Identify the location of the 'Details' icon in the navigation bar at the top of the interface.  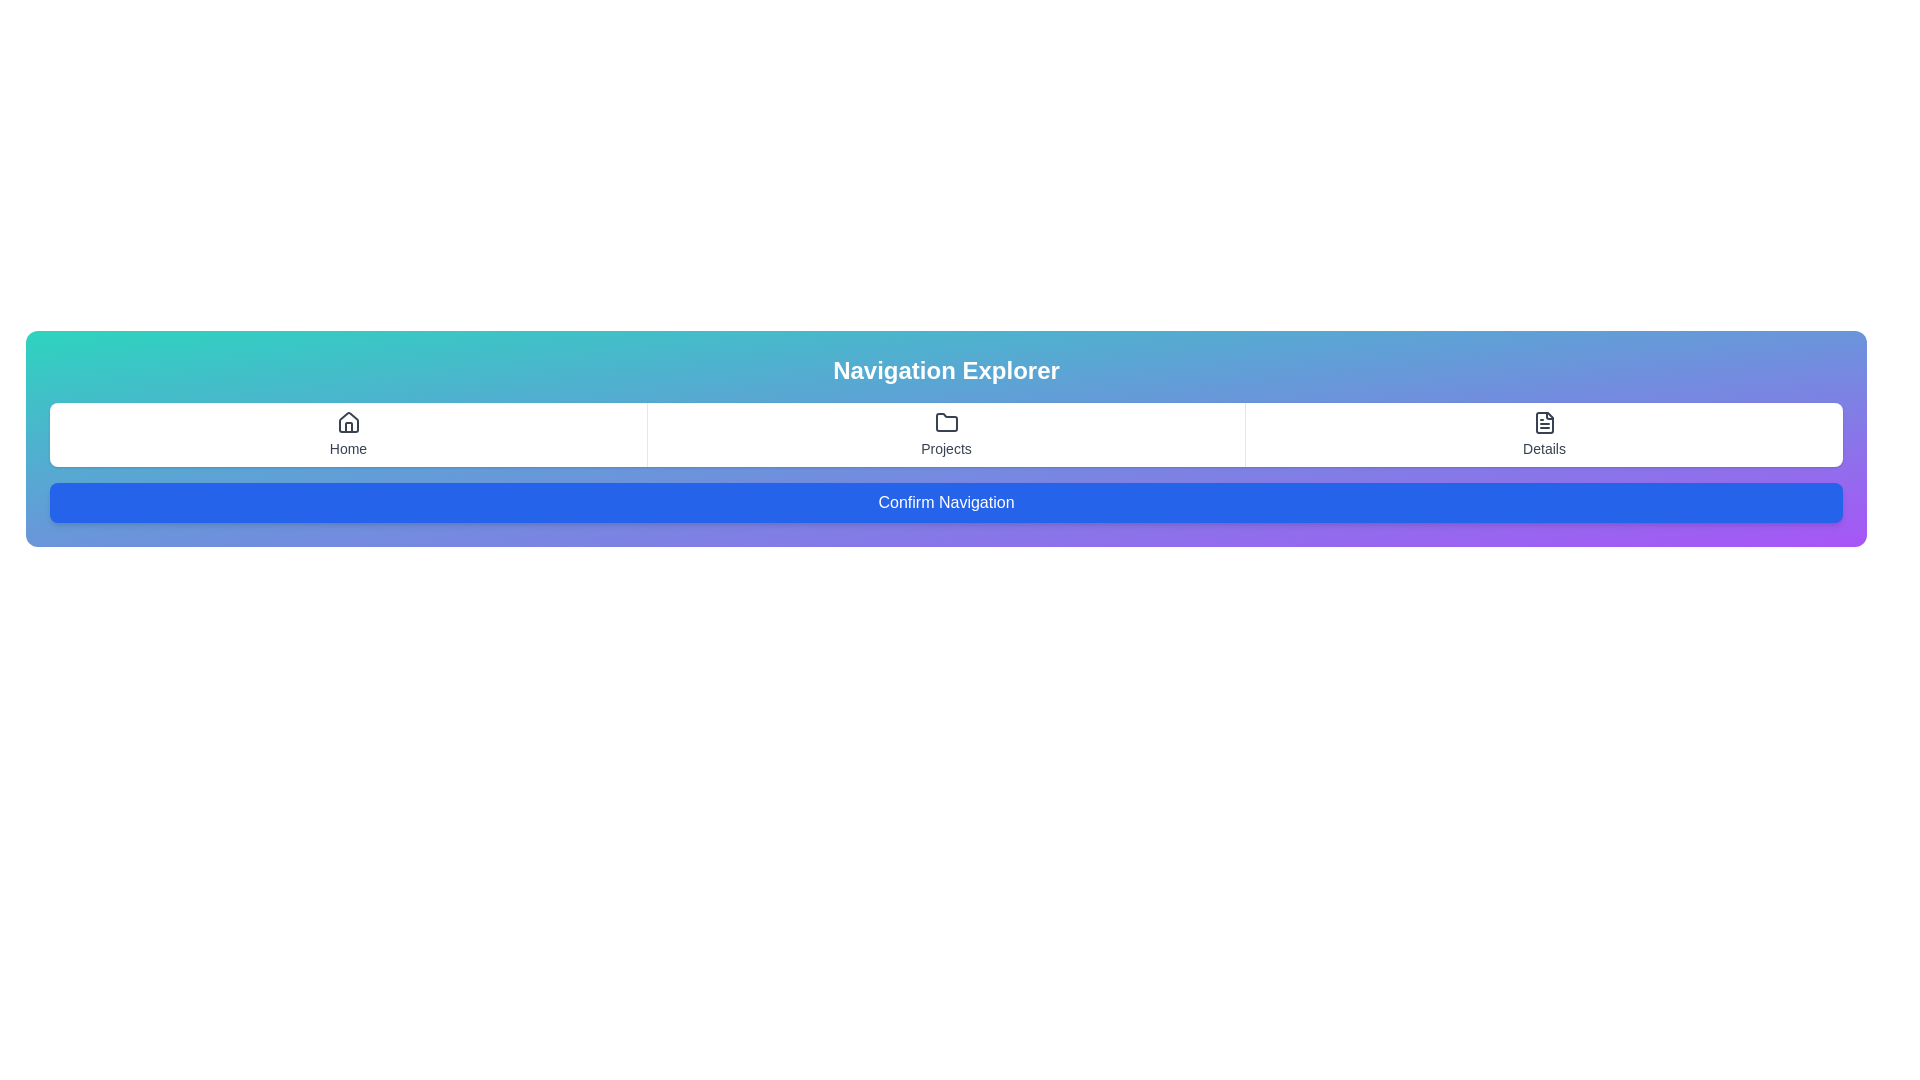
(1543, 422).